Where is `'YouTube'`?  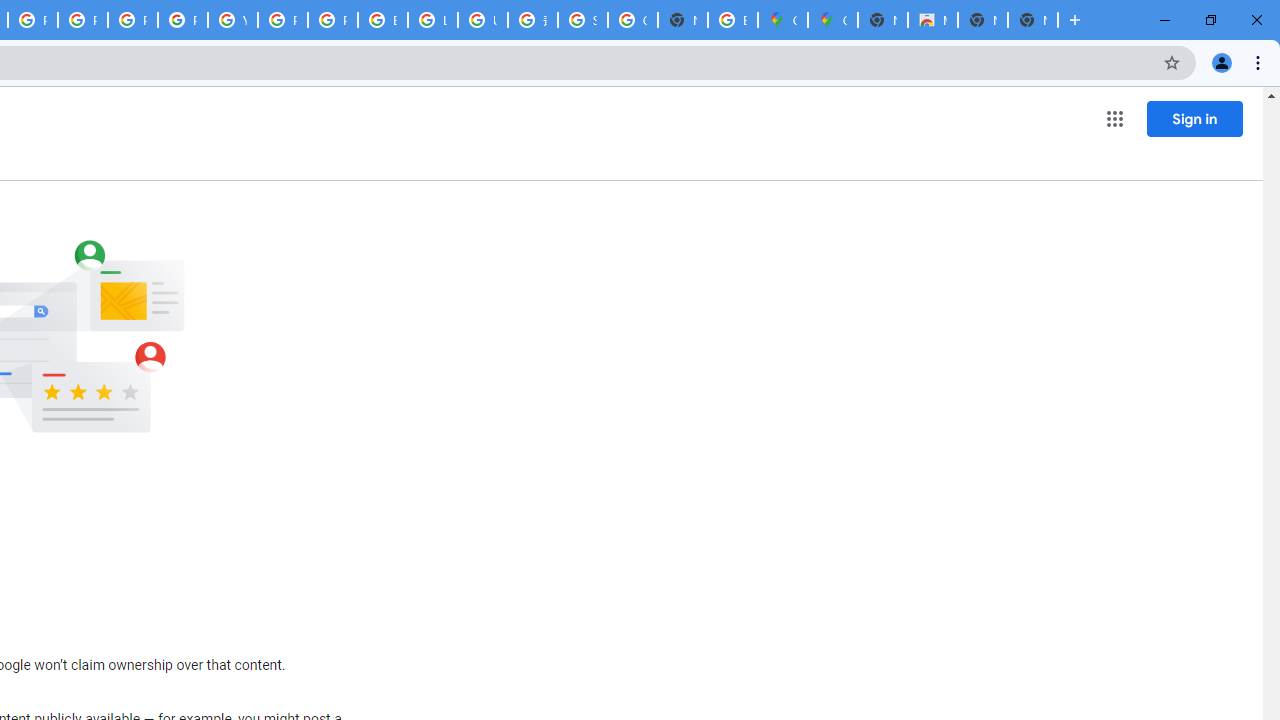 'YouTube' is located at coordinates (232, 20).